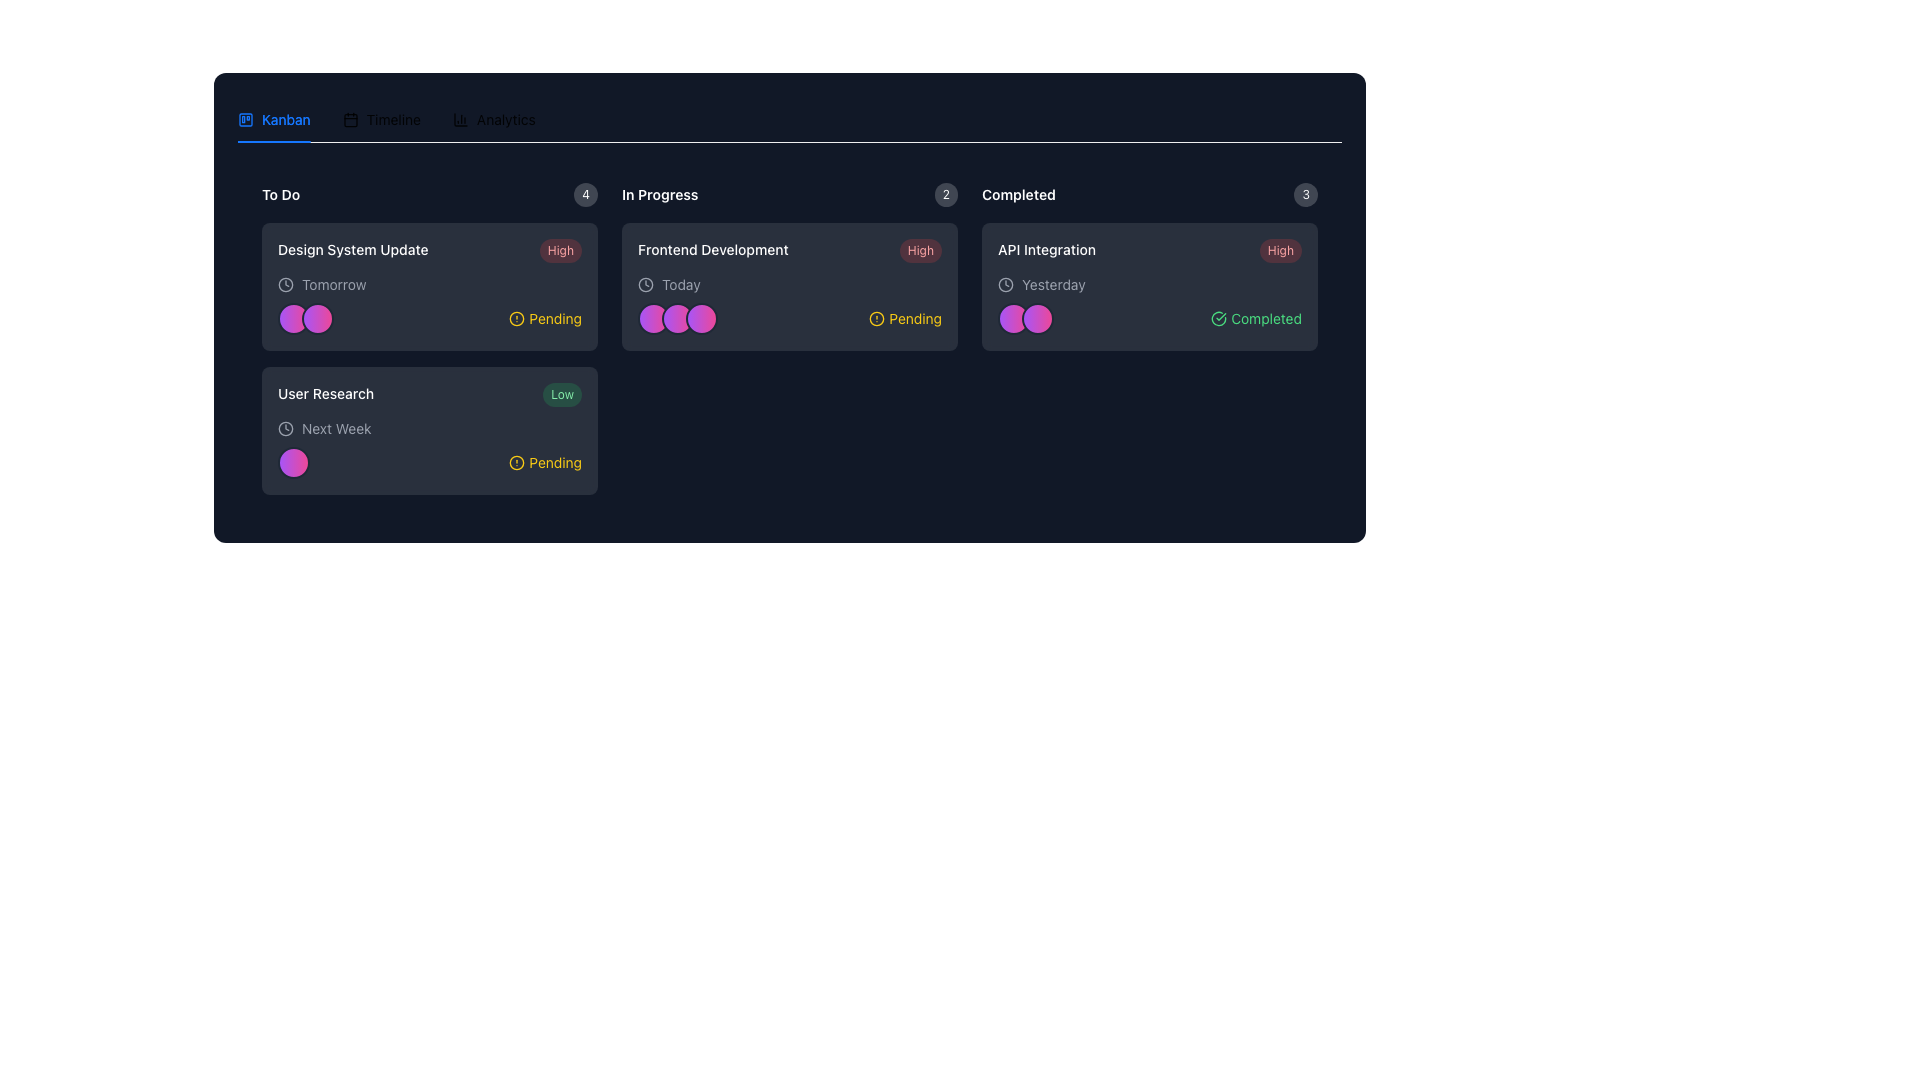 This screenshot has height=1080, width=1920. Describe the element at coordinates (494, 119) in the screenshot. I see `keyboard navigation` at that location.